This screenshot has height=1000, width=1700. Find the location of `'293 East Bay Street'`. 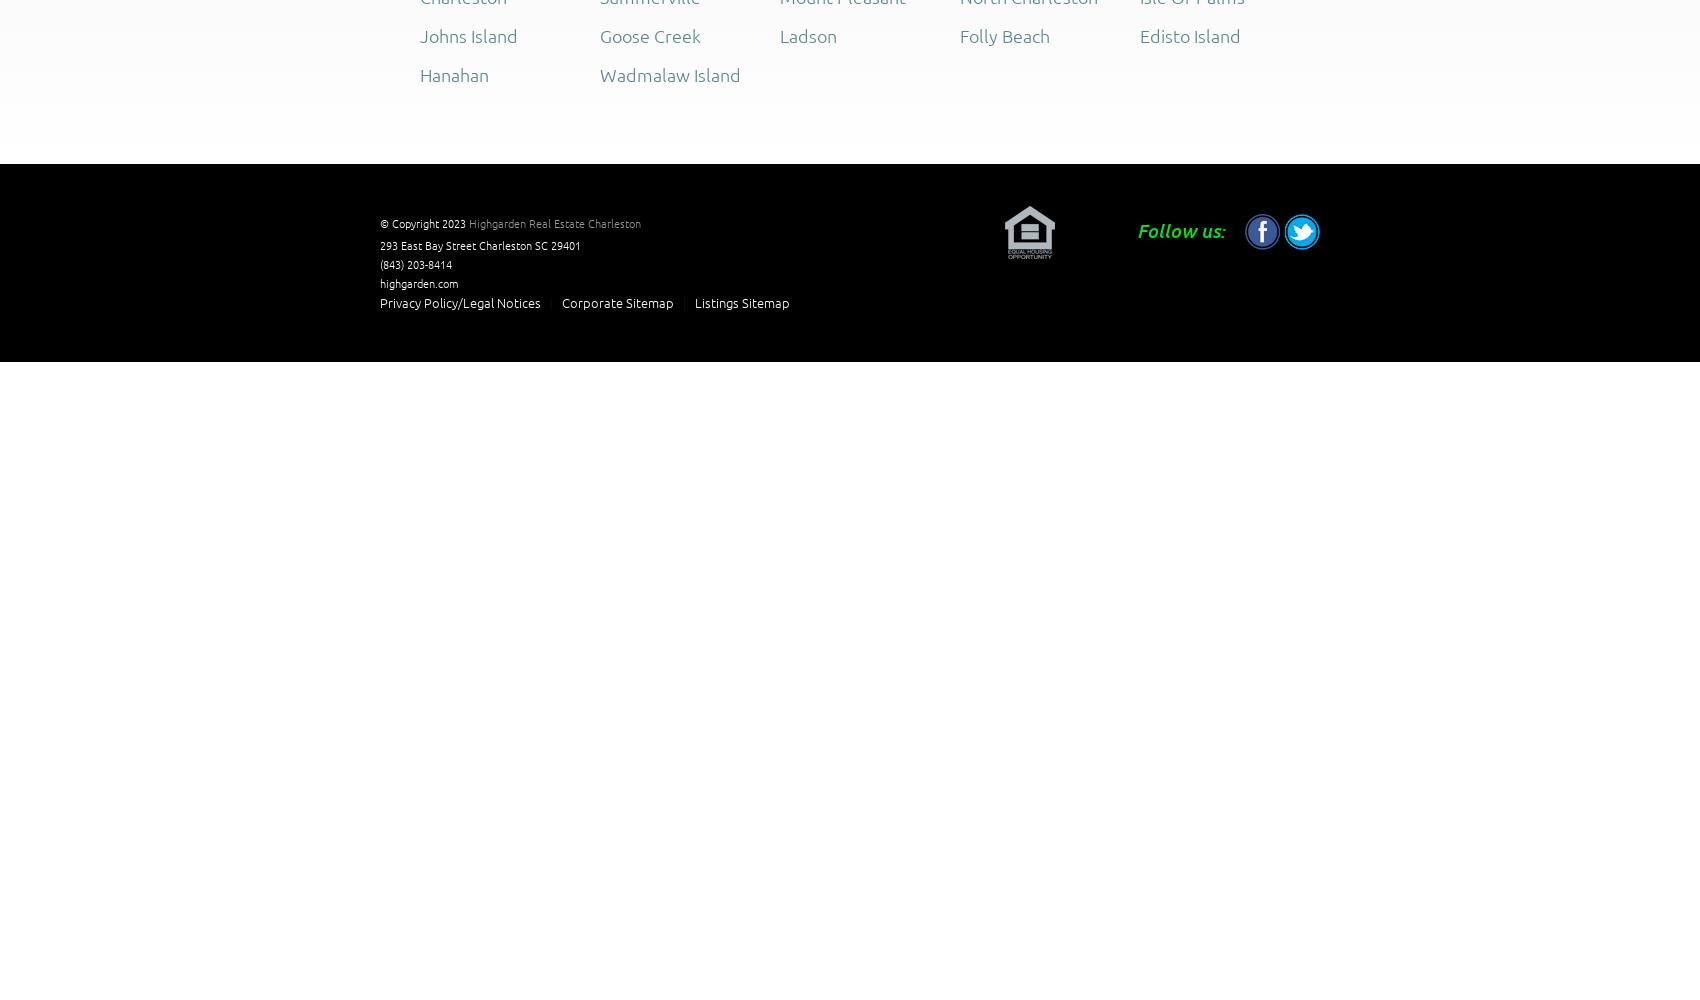

'293 East Bay Street' is located at coordinates (378, 244).